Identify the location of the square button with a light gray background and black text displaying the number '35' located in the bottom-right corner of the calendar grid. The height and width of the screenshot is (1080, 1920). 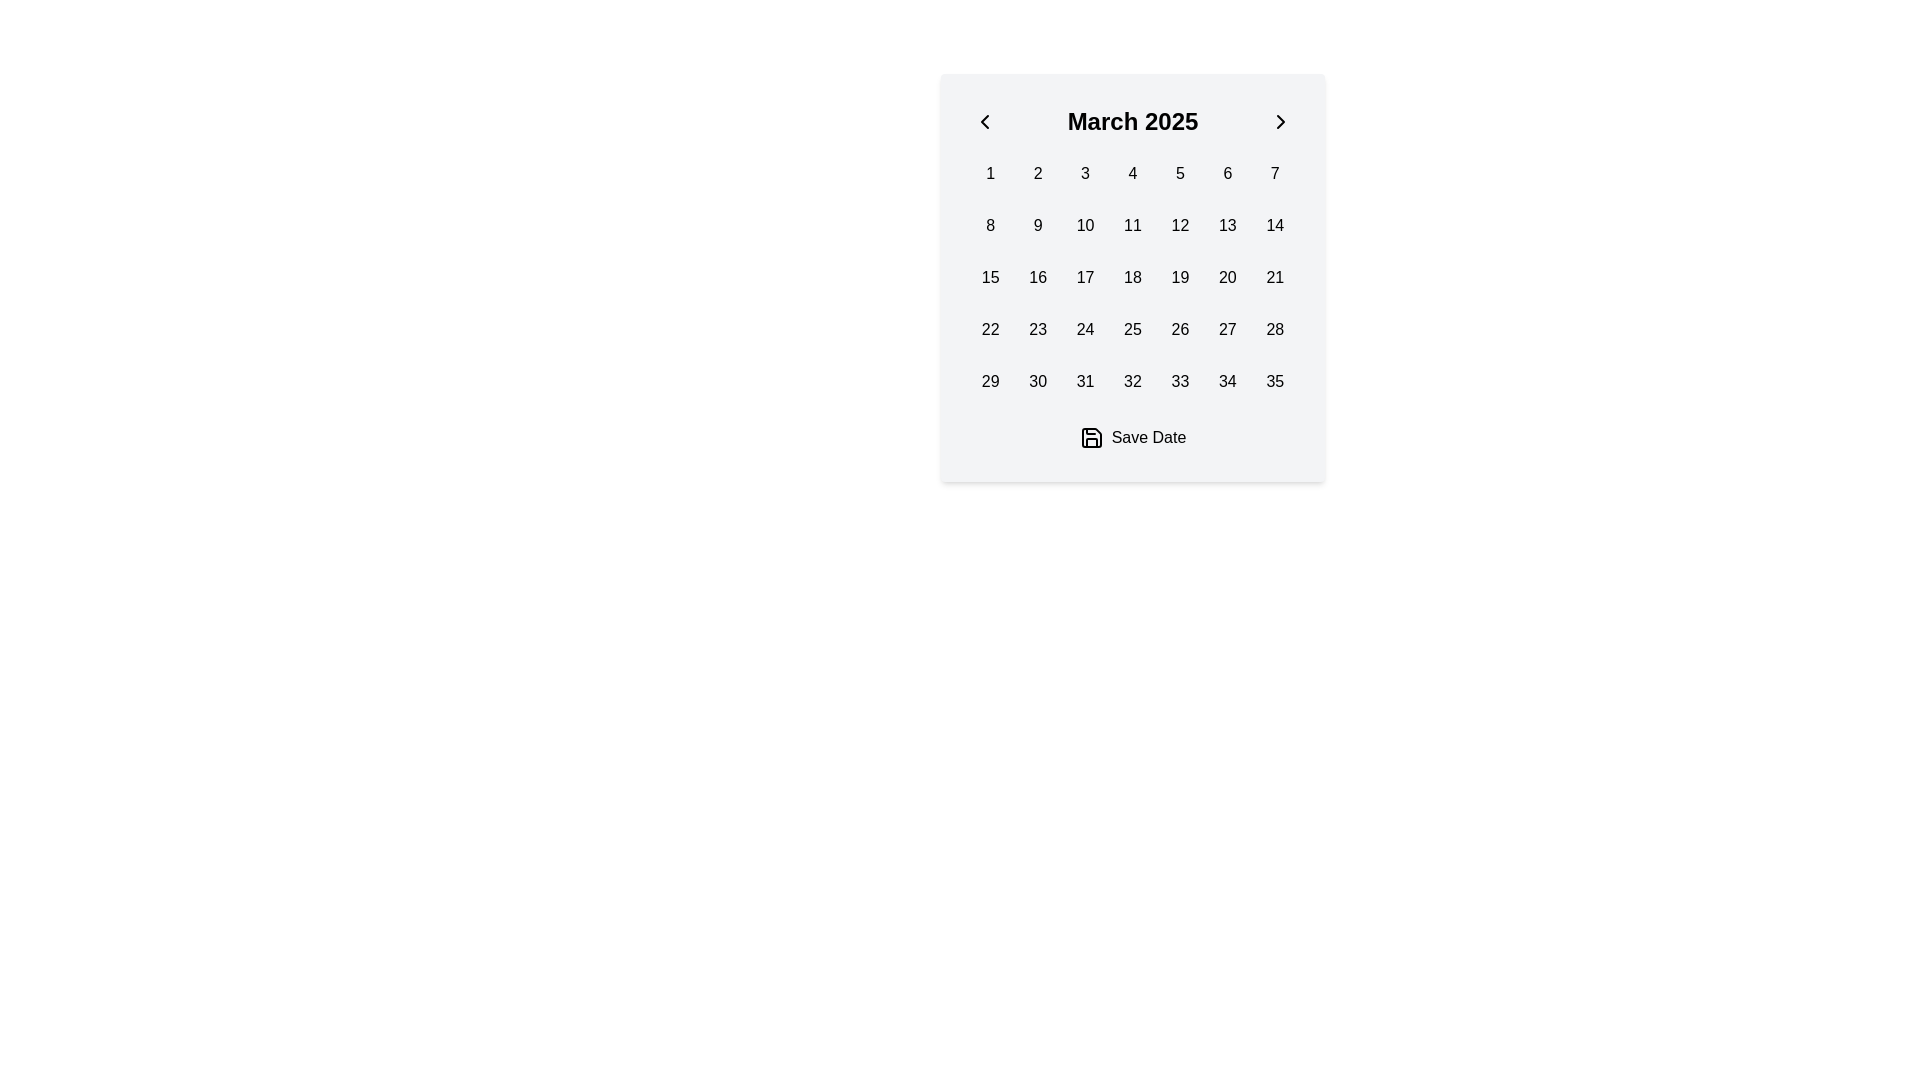
(1274, 381).